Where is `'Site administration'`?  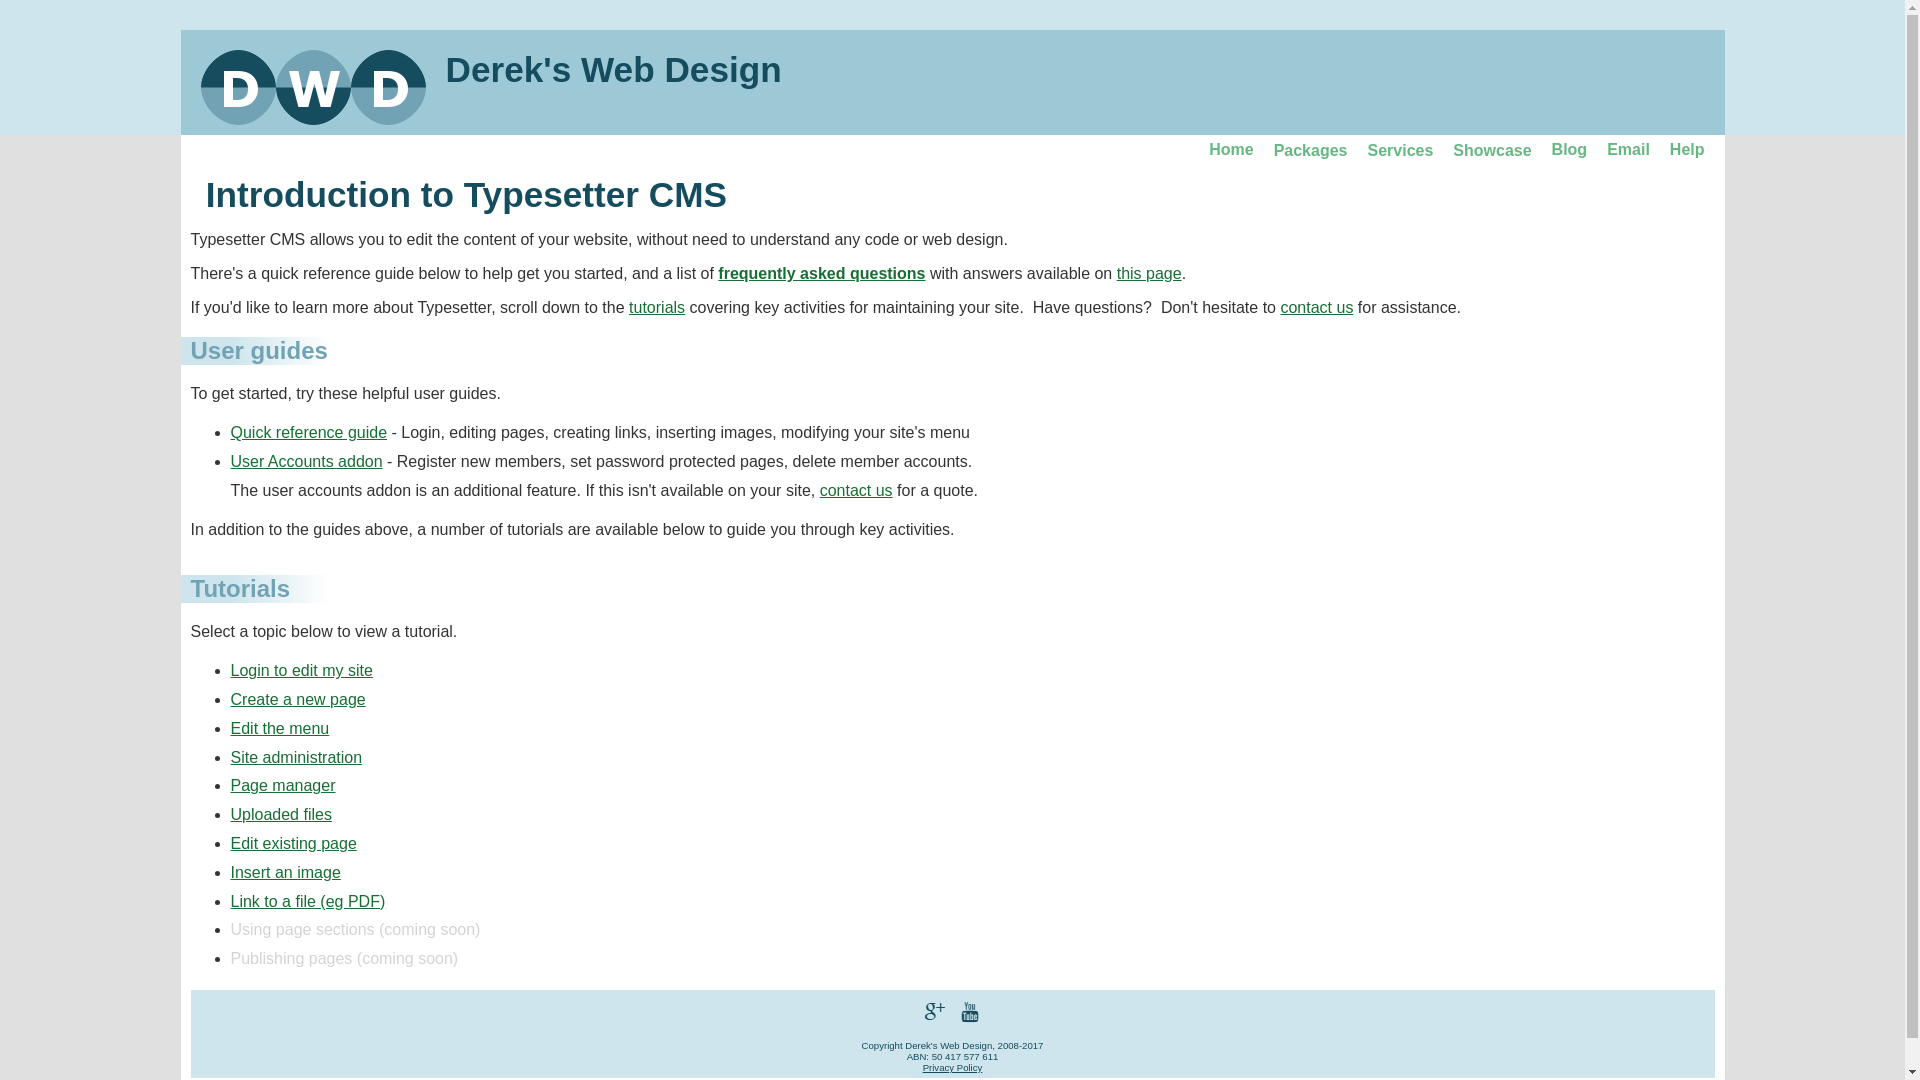 'Site administration' is located at coordinates (295, 757).